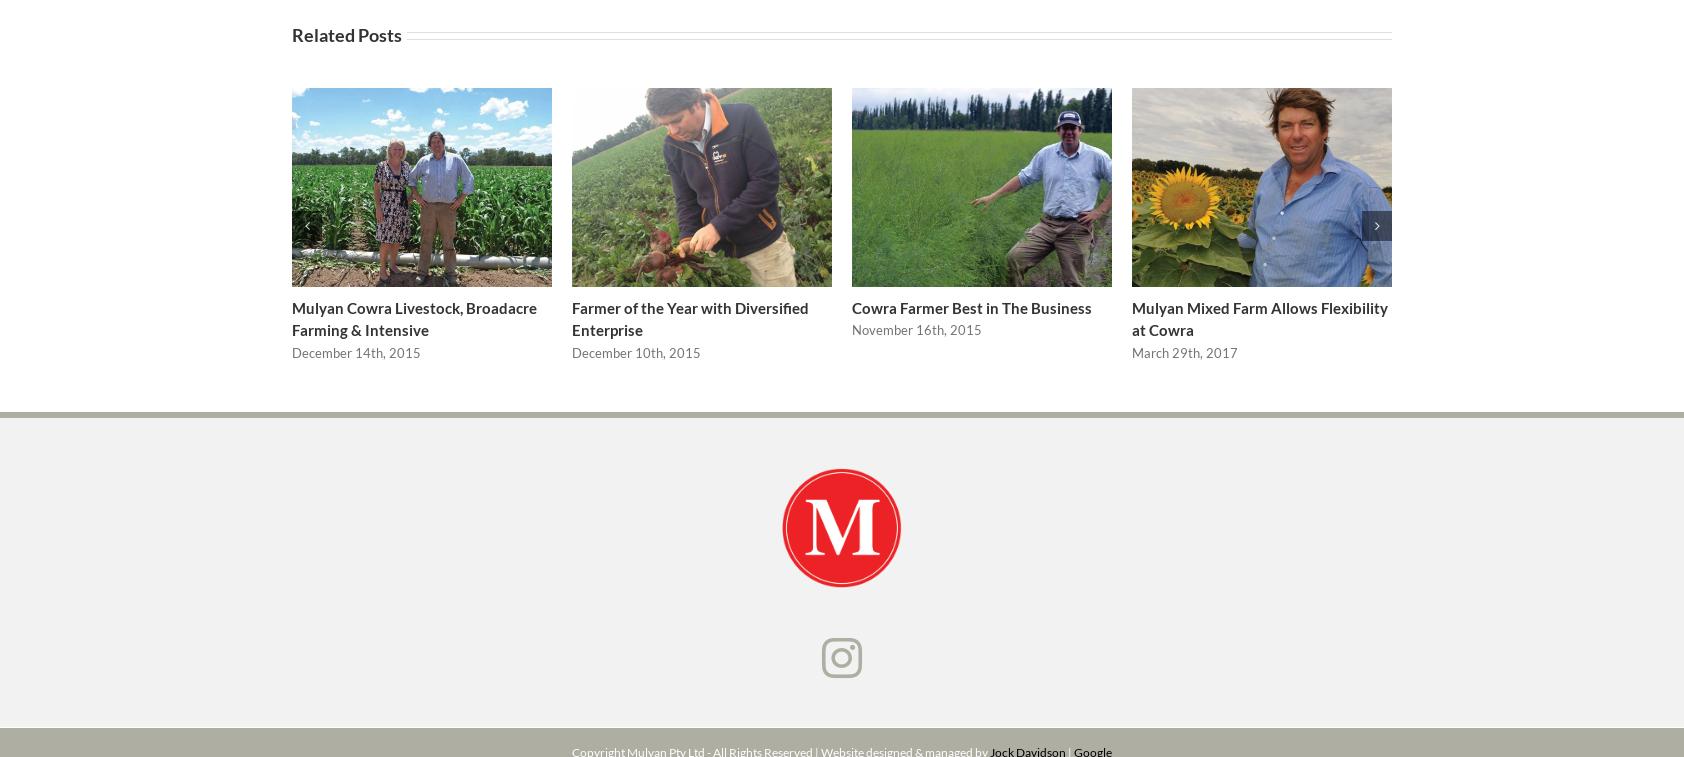  Describe the element at coordinates (414, 326) in the screenshot. I see `'Mulyan Cowra Livestock, Broadacre Farming & Intensive'` at that location.